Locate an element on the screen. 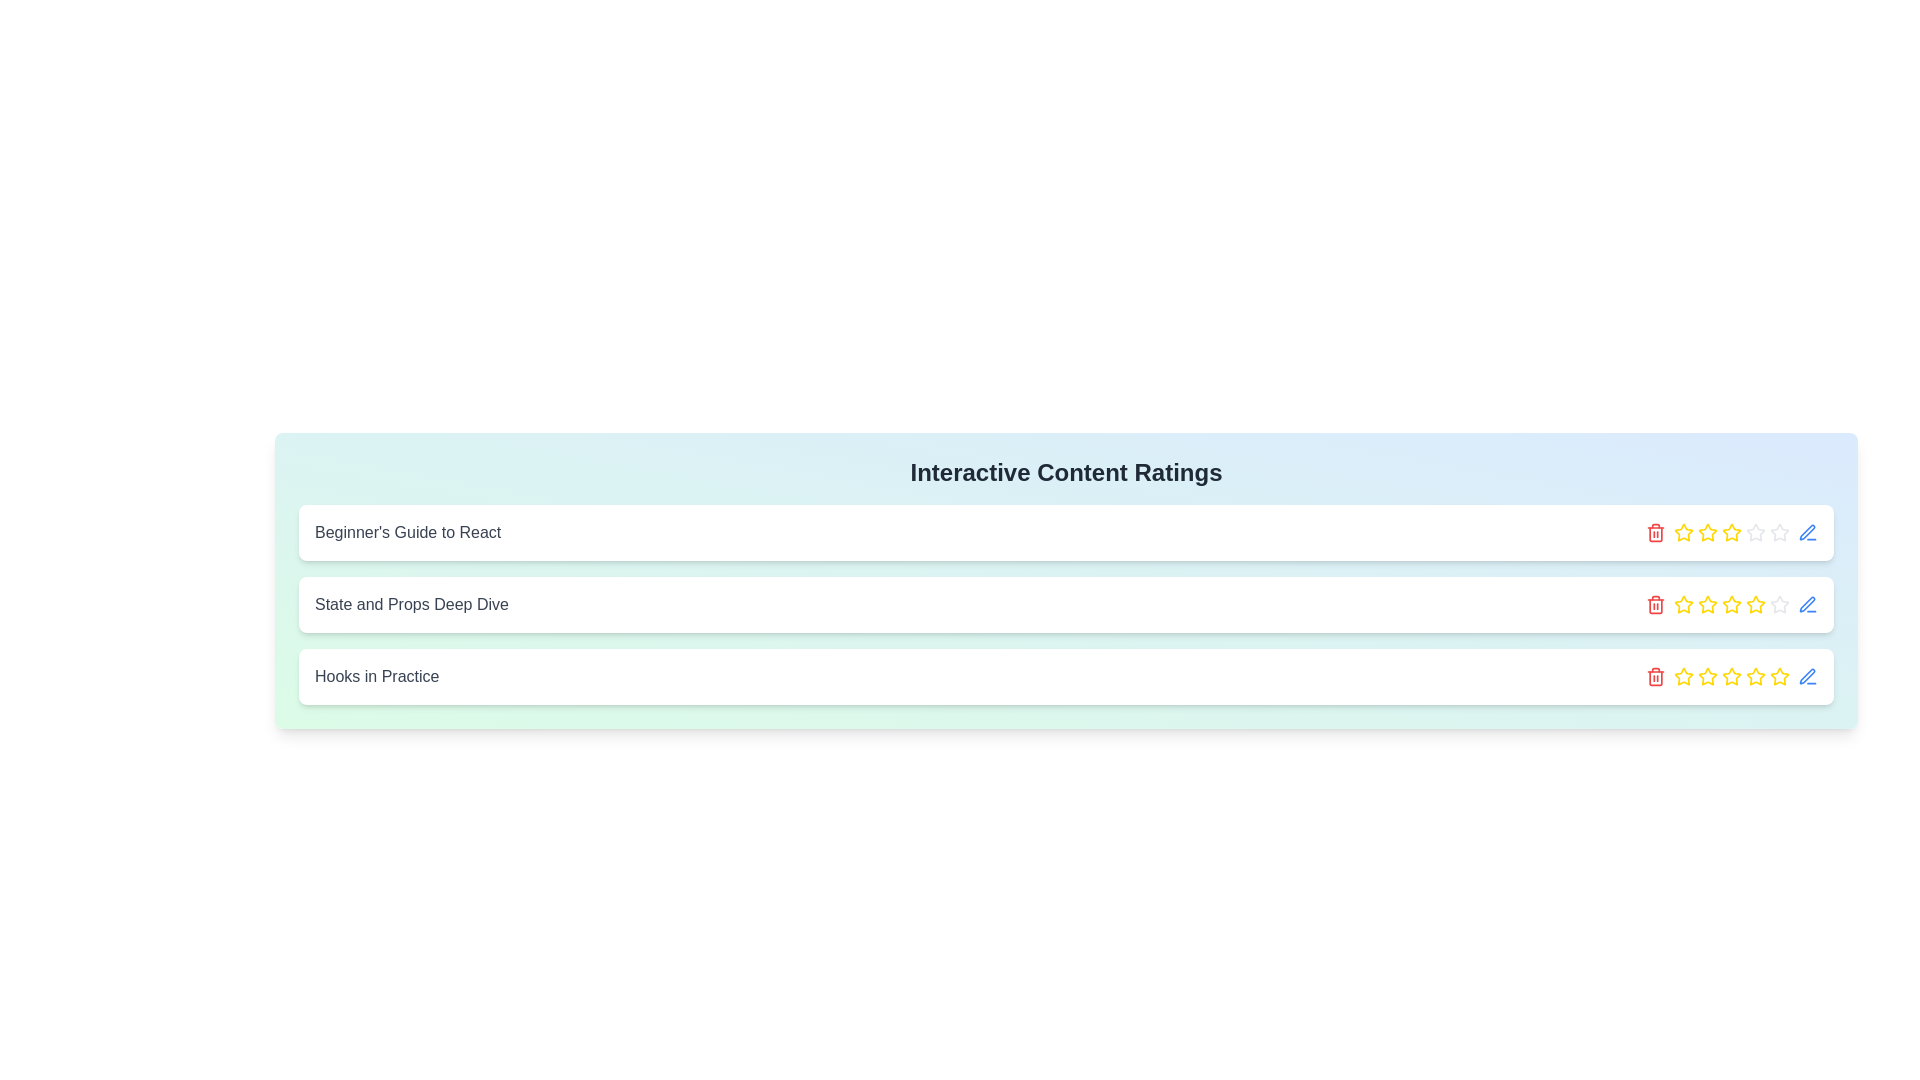 The image size is (1920, 1080). the fourth rating star icon for the 'State and Props Deep Dive' section is located at coordinates (1731, 531).